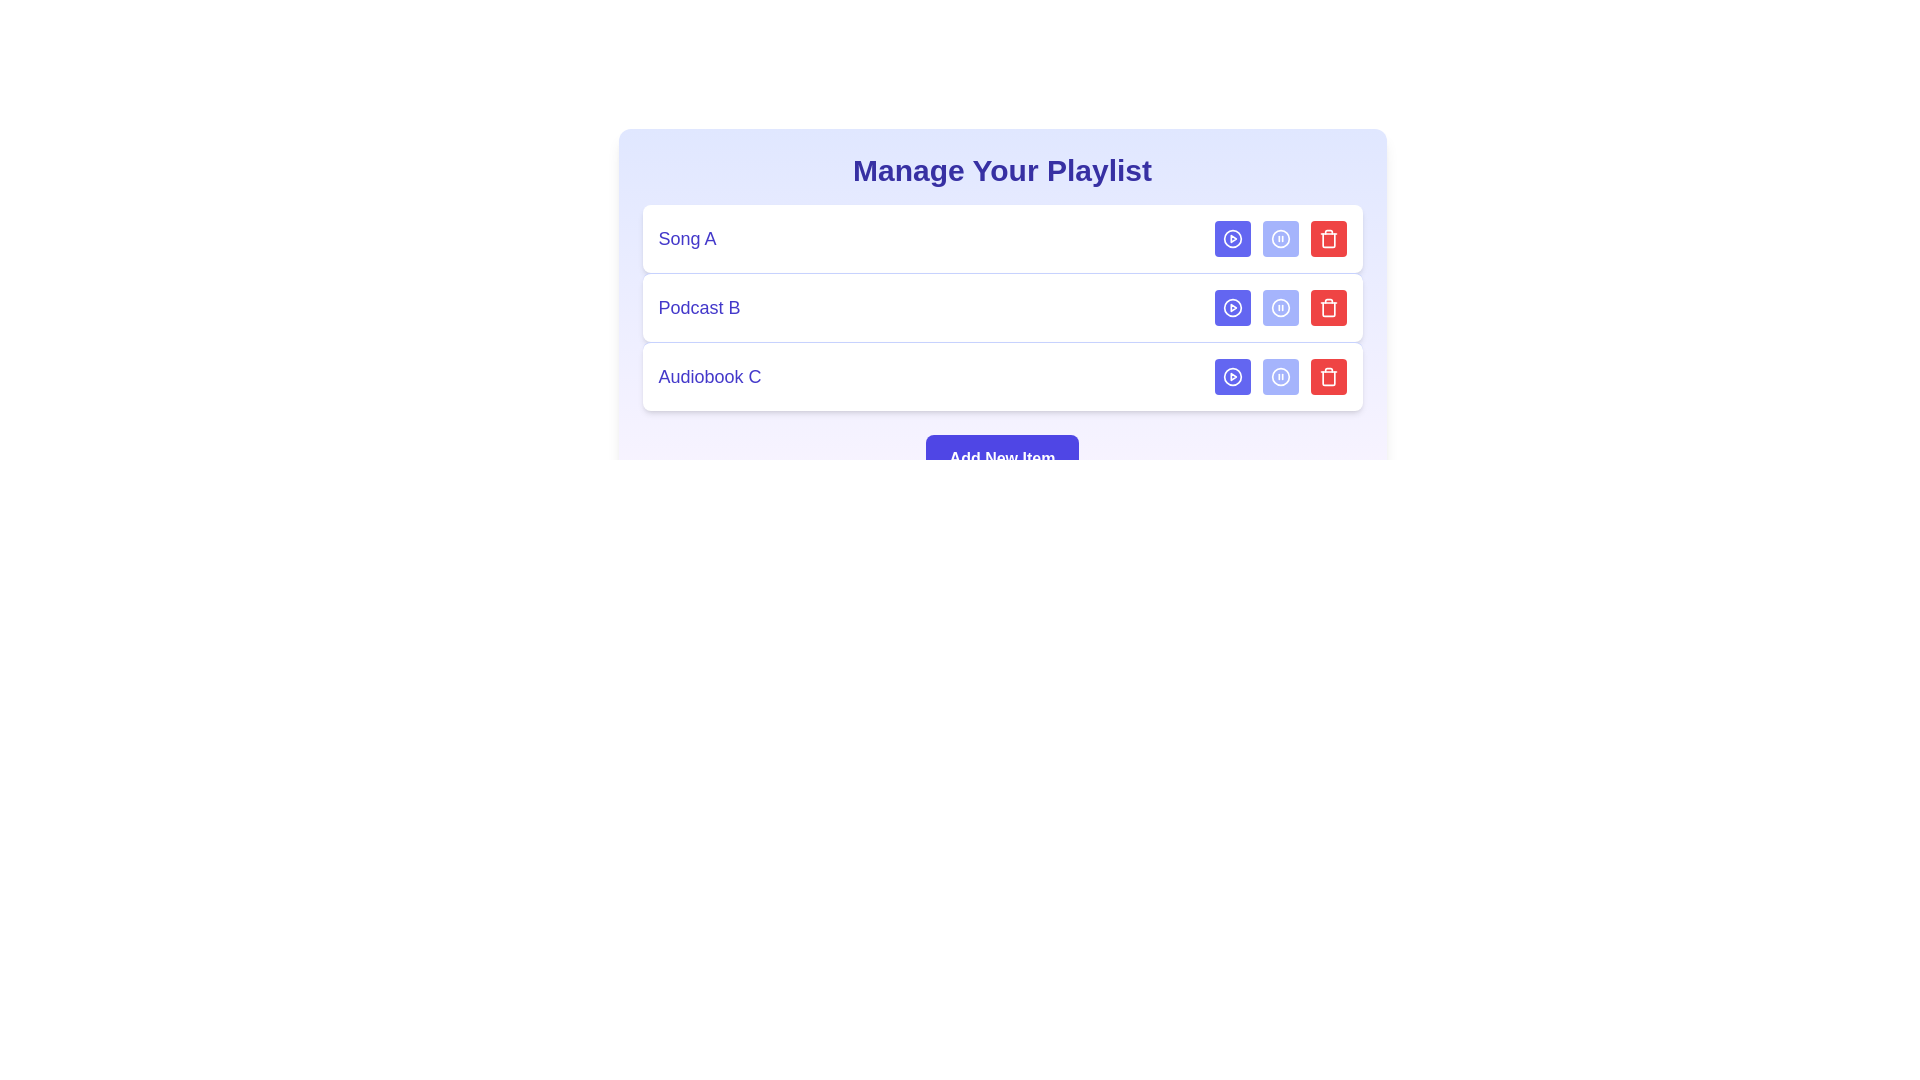  Describe the element at coordinates (1328, 308) in the screenshot. I see `the delete button for the media item Podcast B` at that location.